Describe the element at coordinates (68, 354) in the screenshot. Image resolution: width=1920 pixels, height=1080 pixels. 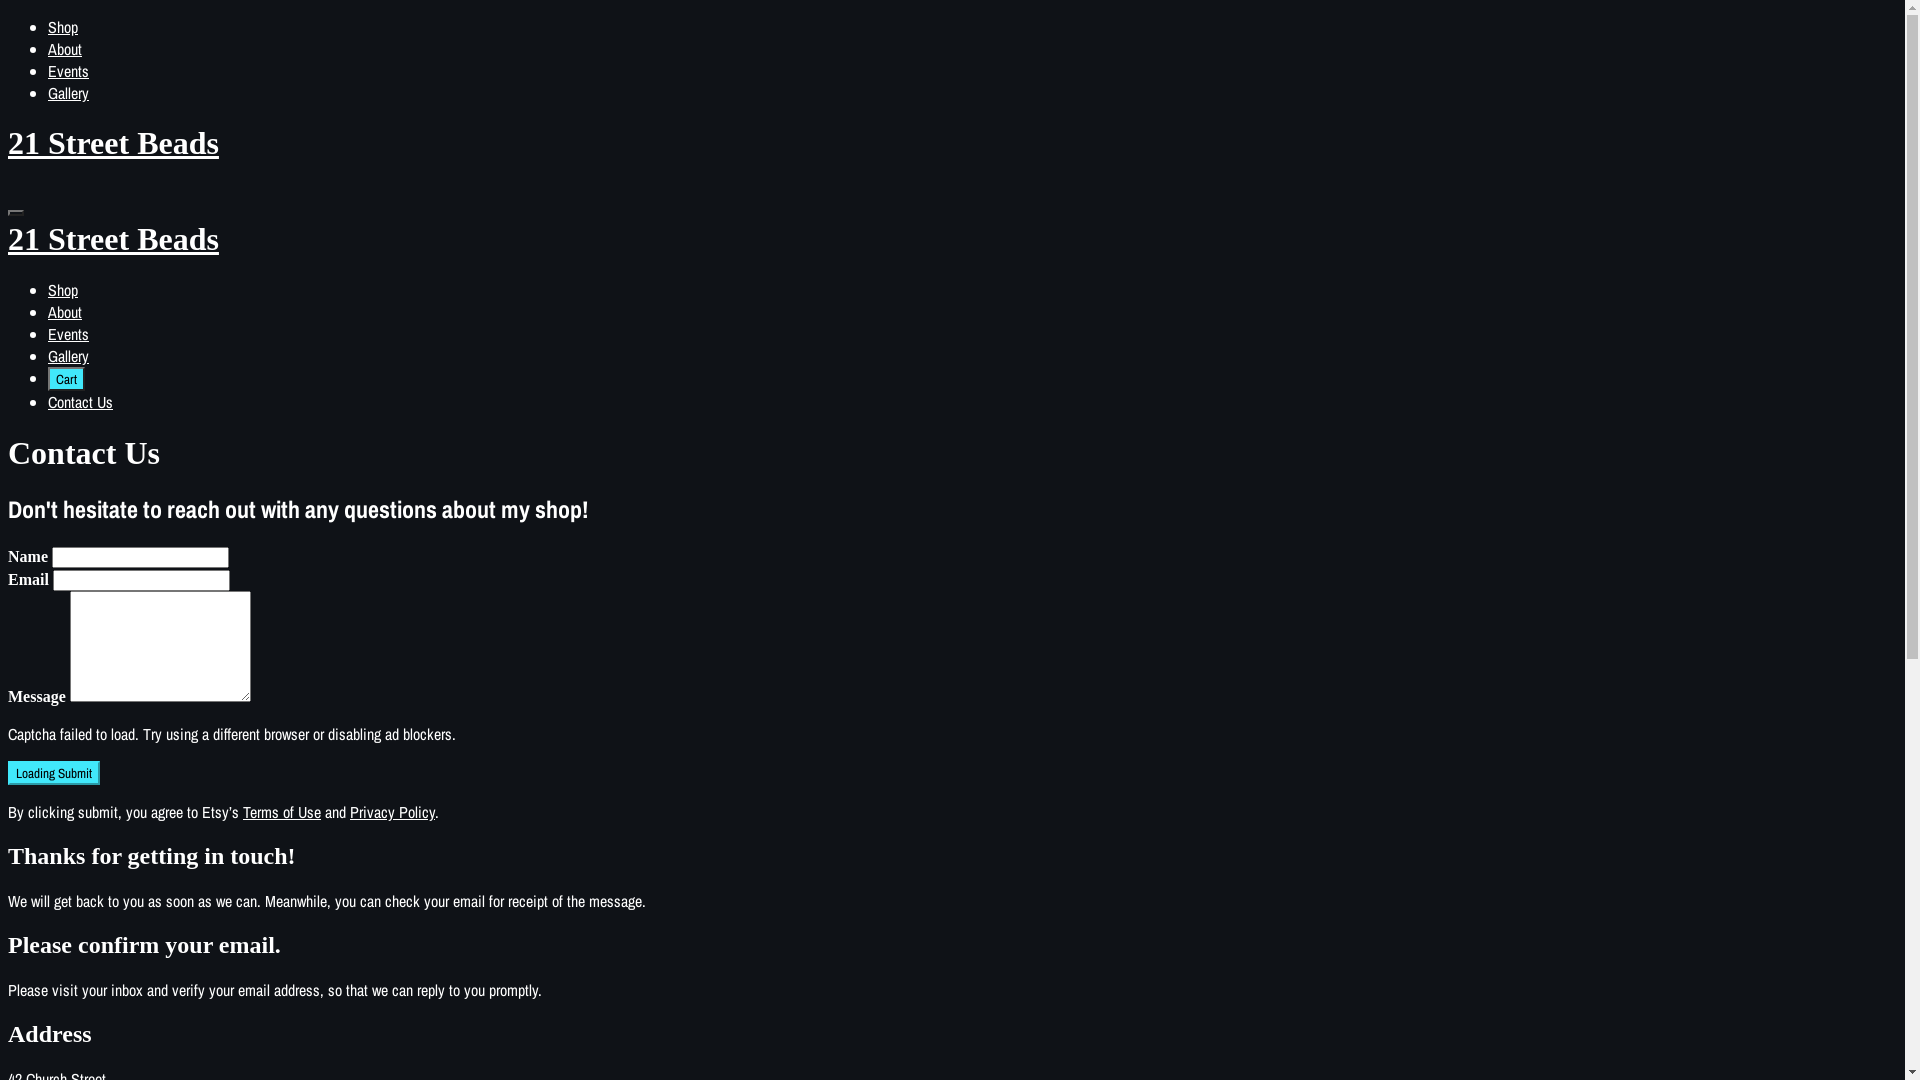
I see `'Gallery'` at that location.